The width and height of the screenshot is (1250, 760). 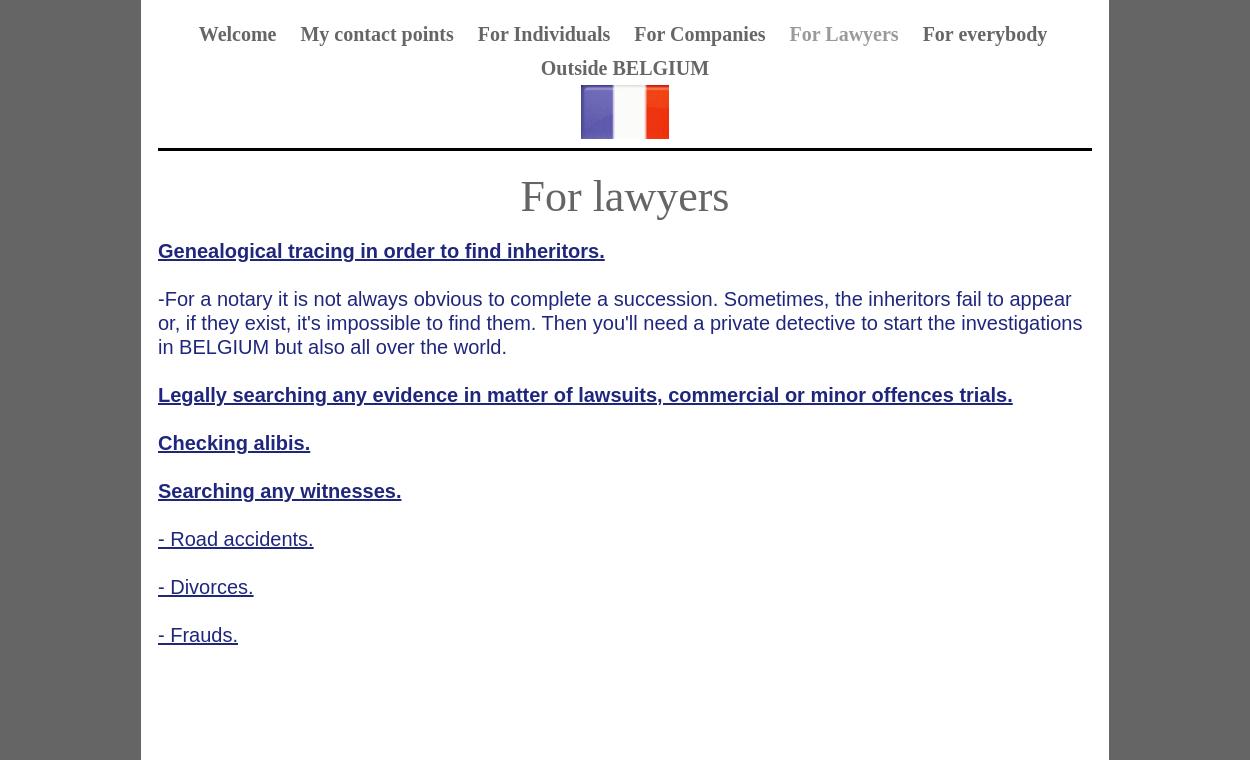 What do you see at coordinates (619, 322) in the screenshot?
I see `'-For a notary it is not always obvious to complete a succession. Sometimes, the inheritors fail to appear or, if they exist, it's impossible to find them. Then you'll need a private detective to start the investigations in BELGIUM but also all over the world.'` at bounding box center [619, 322].